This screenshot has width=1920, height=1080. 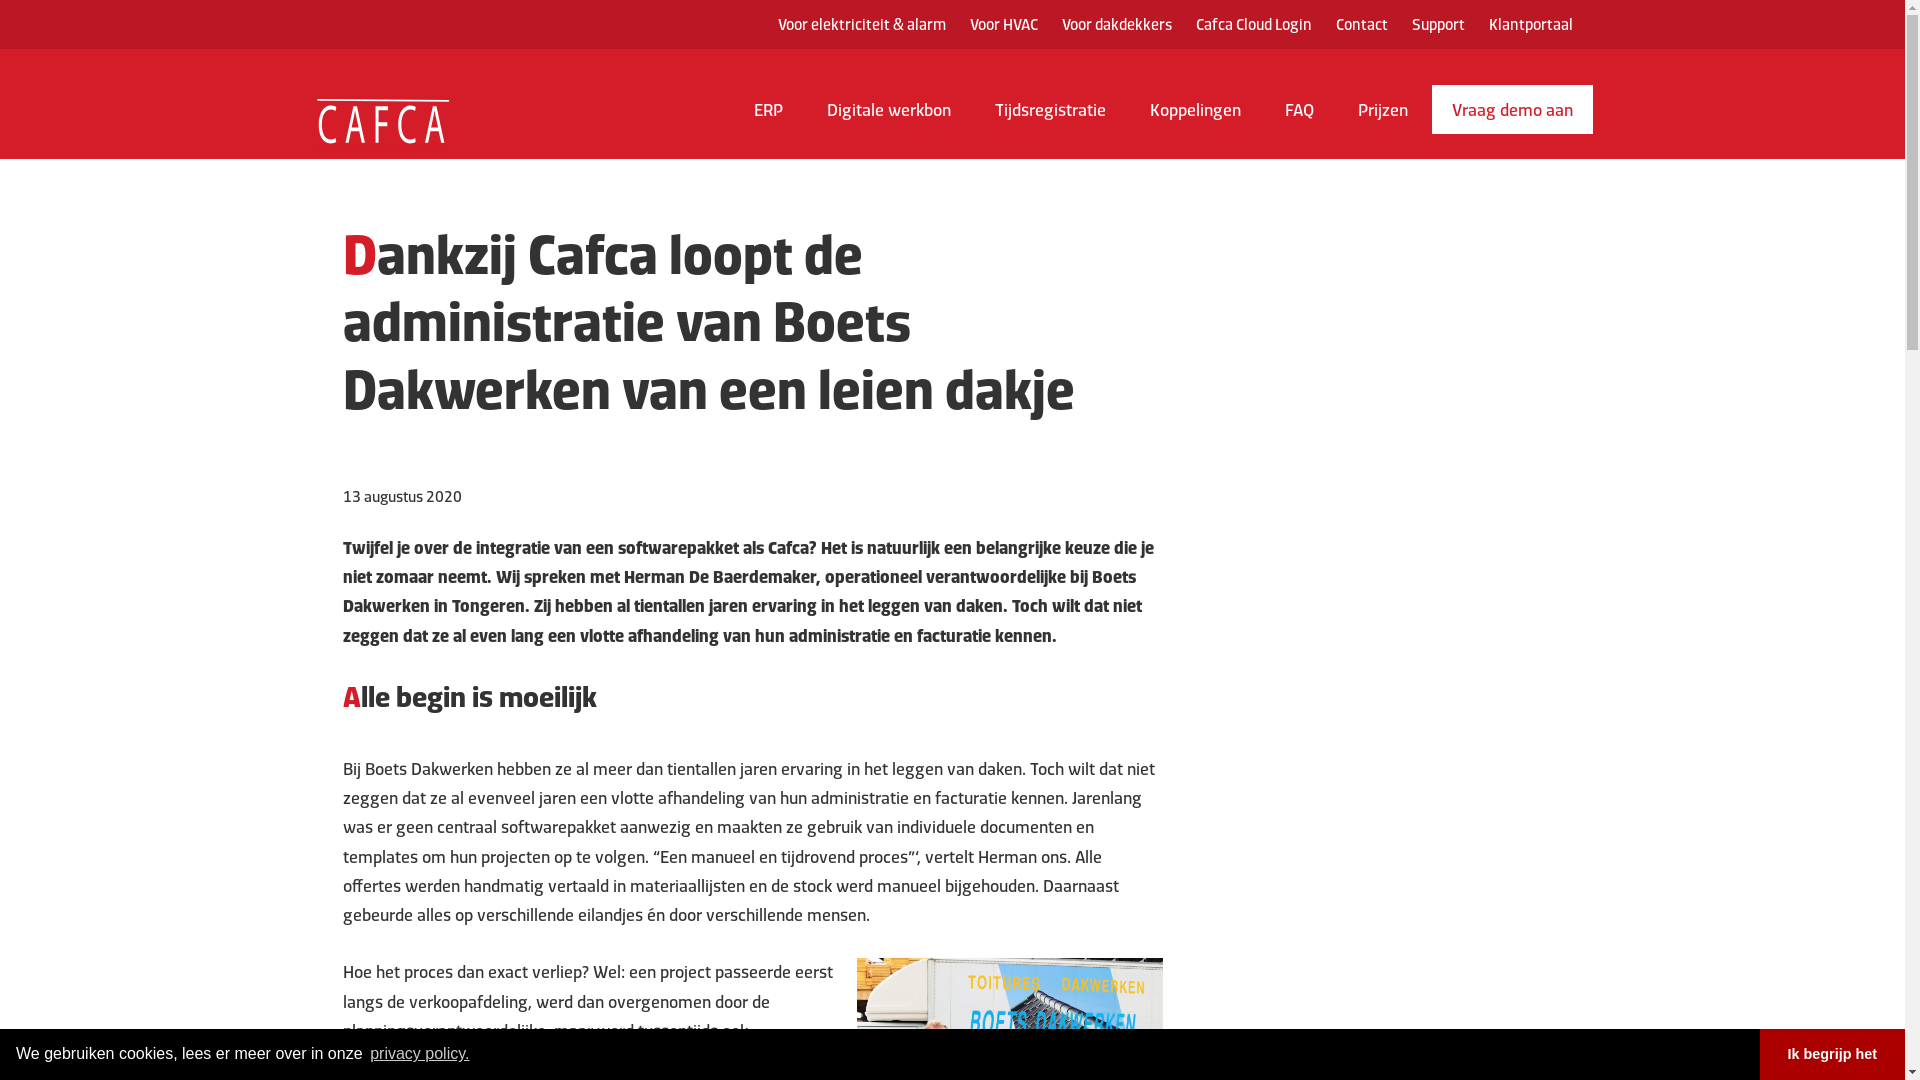 What do you see at coordinates (354, 119) in the screenshot?
I see `'Home'` at bounding box center [354, 119].